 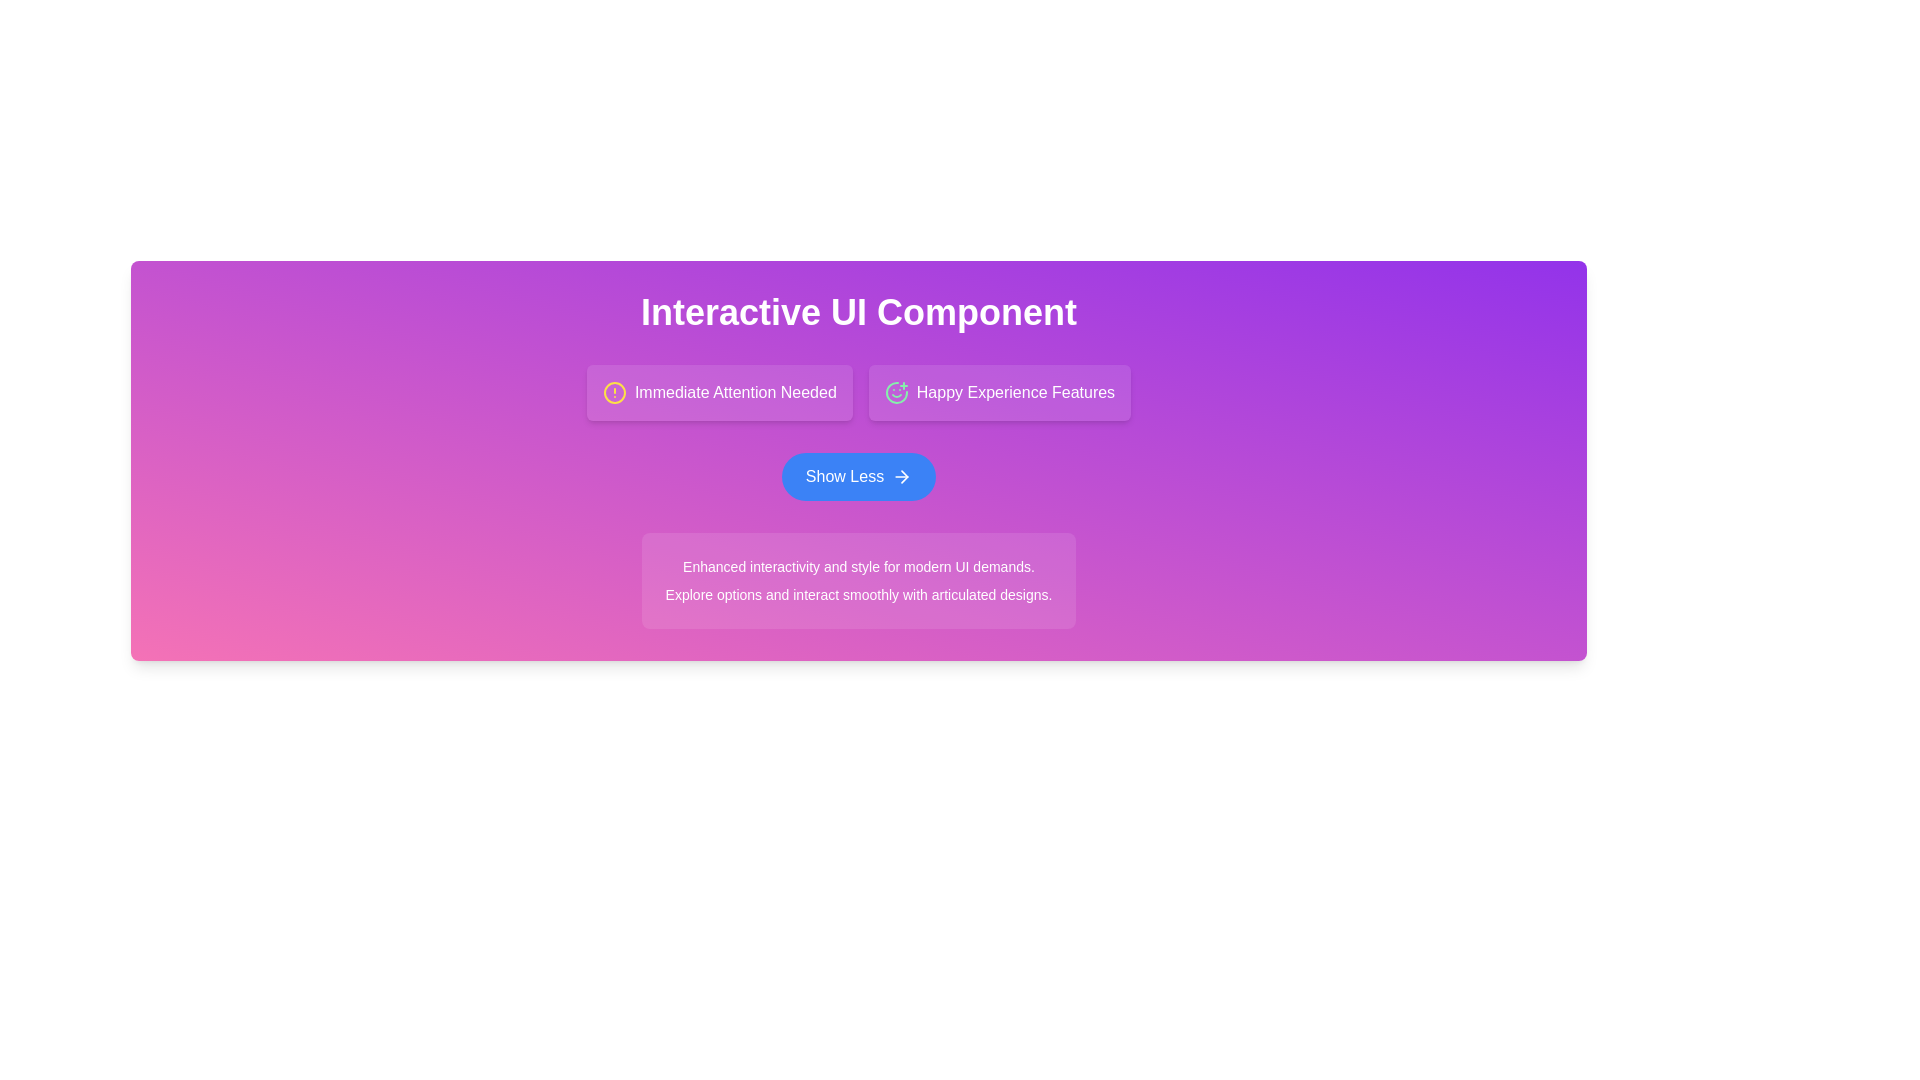 What do you see at coordinates (895, 393) in the screenshot?
I see `the green smiling face icon with a plus sign, located to the left of 'Happy Experience Features' and to the right of 'Immediate Attention Needed'` at bounding box center [895, 393].